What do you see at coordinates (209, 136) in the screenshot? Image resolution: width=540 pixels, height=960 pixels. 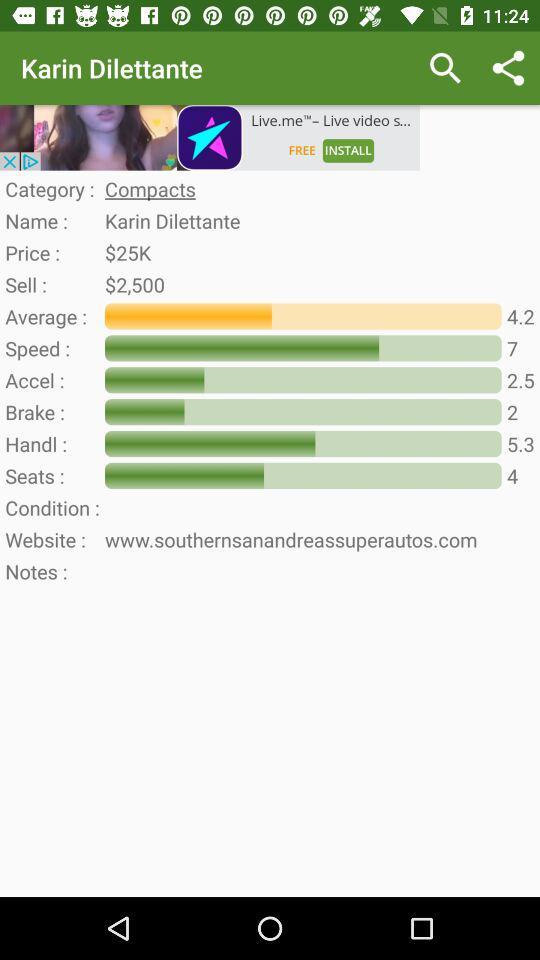 I see `install application` at bounding box center [209, 136].